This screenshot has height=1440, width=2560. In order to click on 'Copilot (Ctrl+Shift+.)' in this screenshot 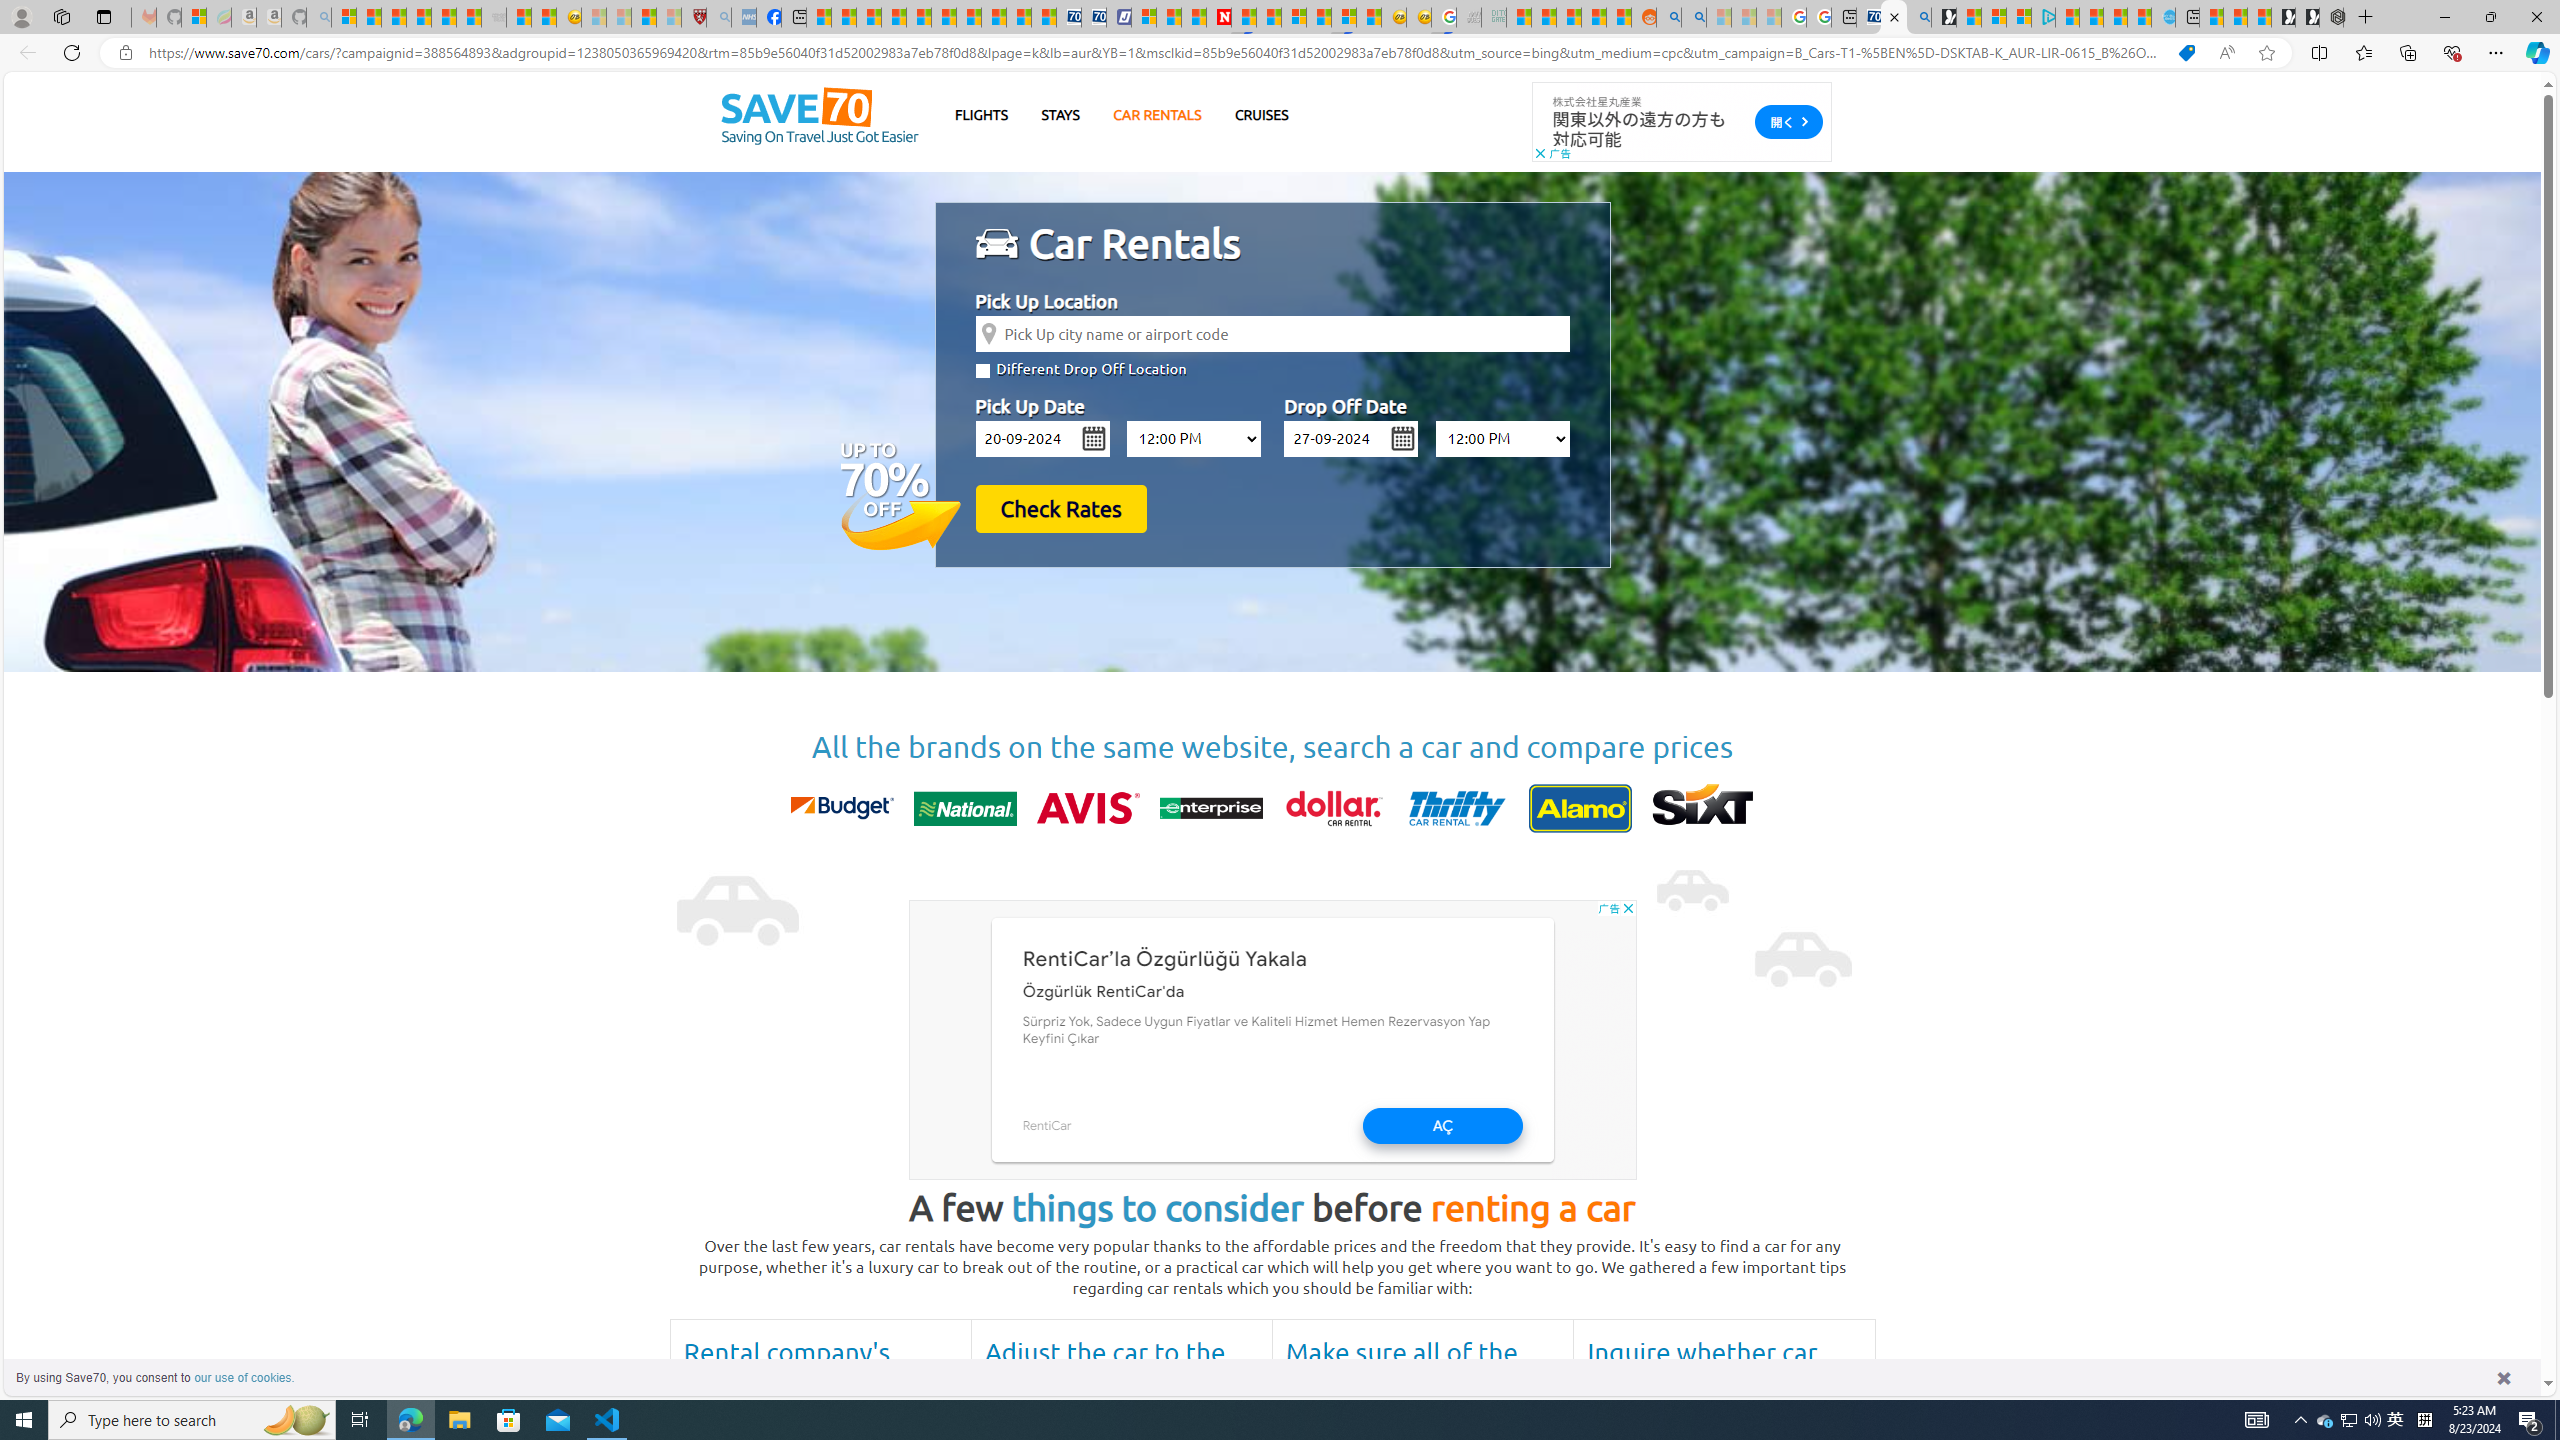, I will do `click(2535, 51)`.